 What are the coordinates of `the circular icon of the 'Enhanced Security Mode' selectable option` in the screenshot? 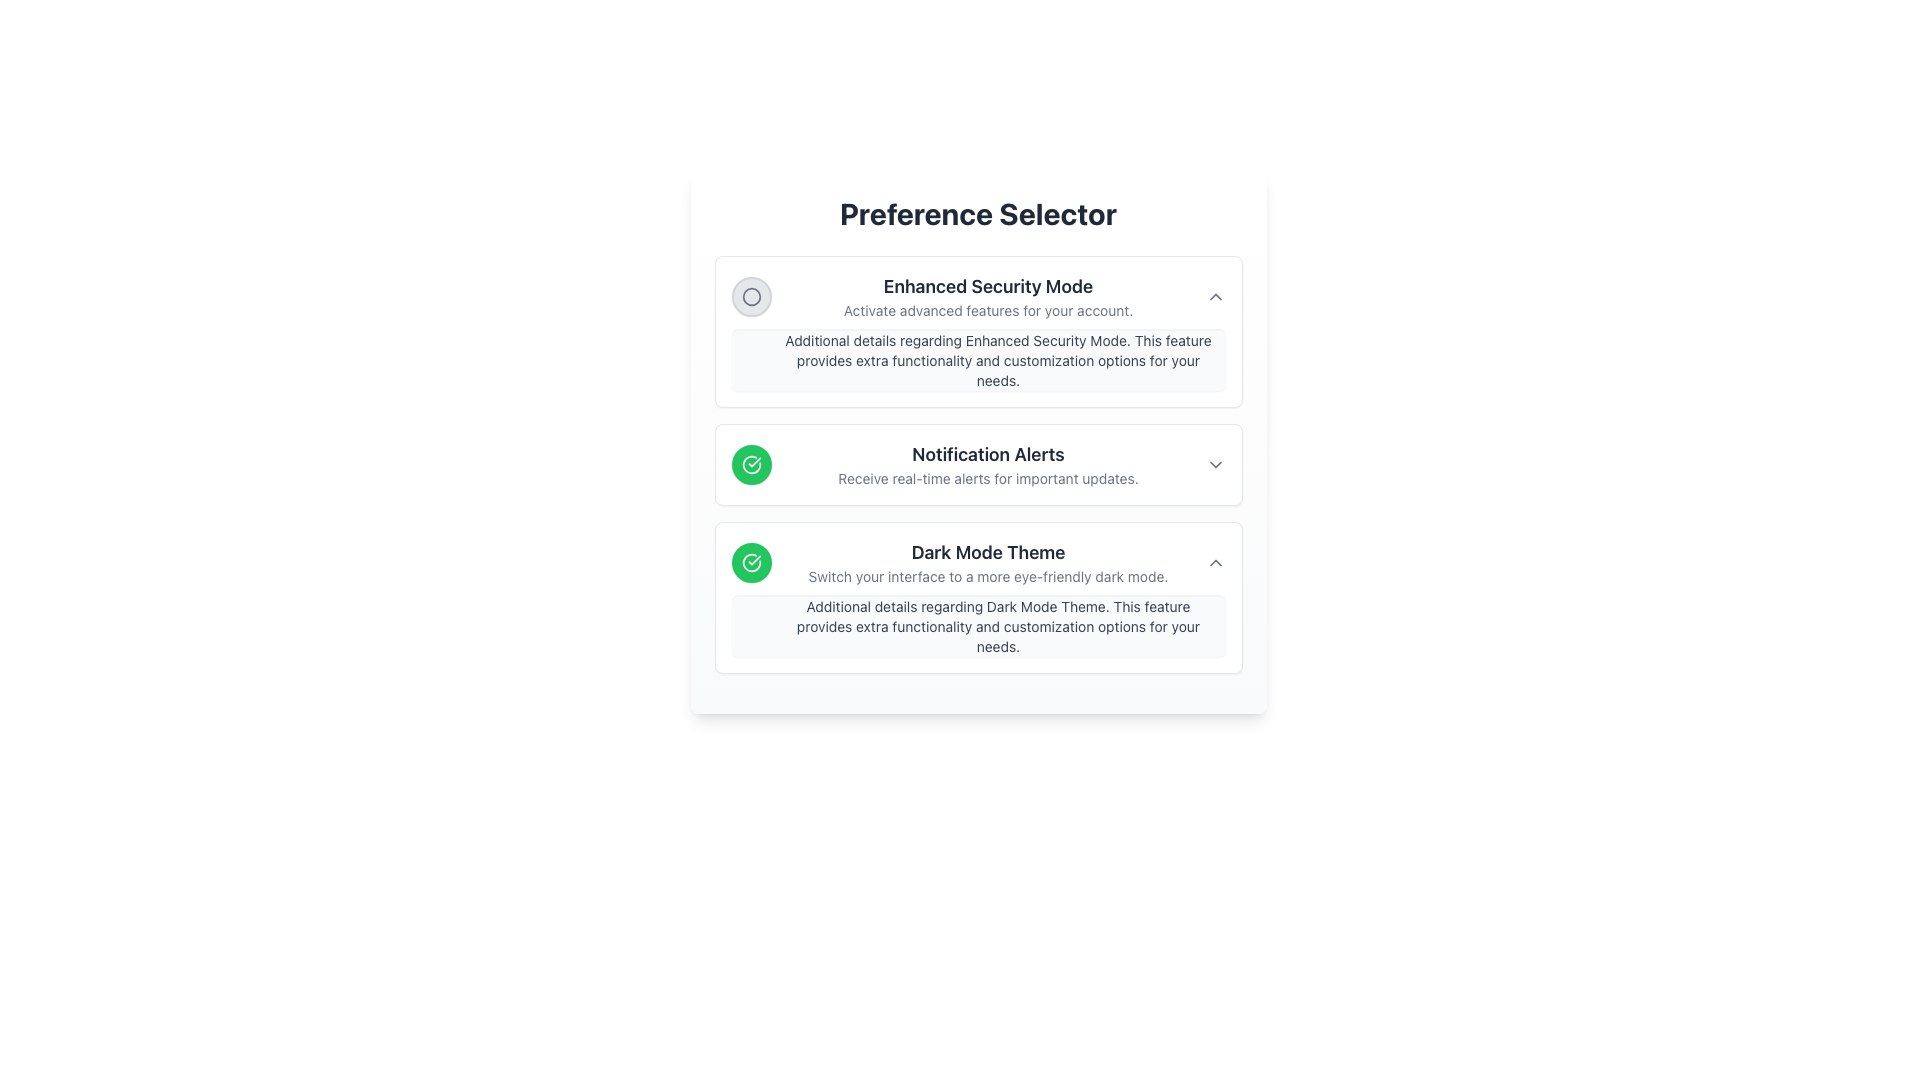 It's located at (978, 297).